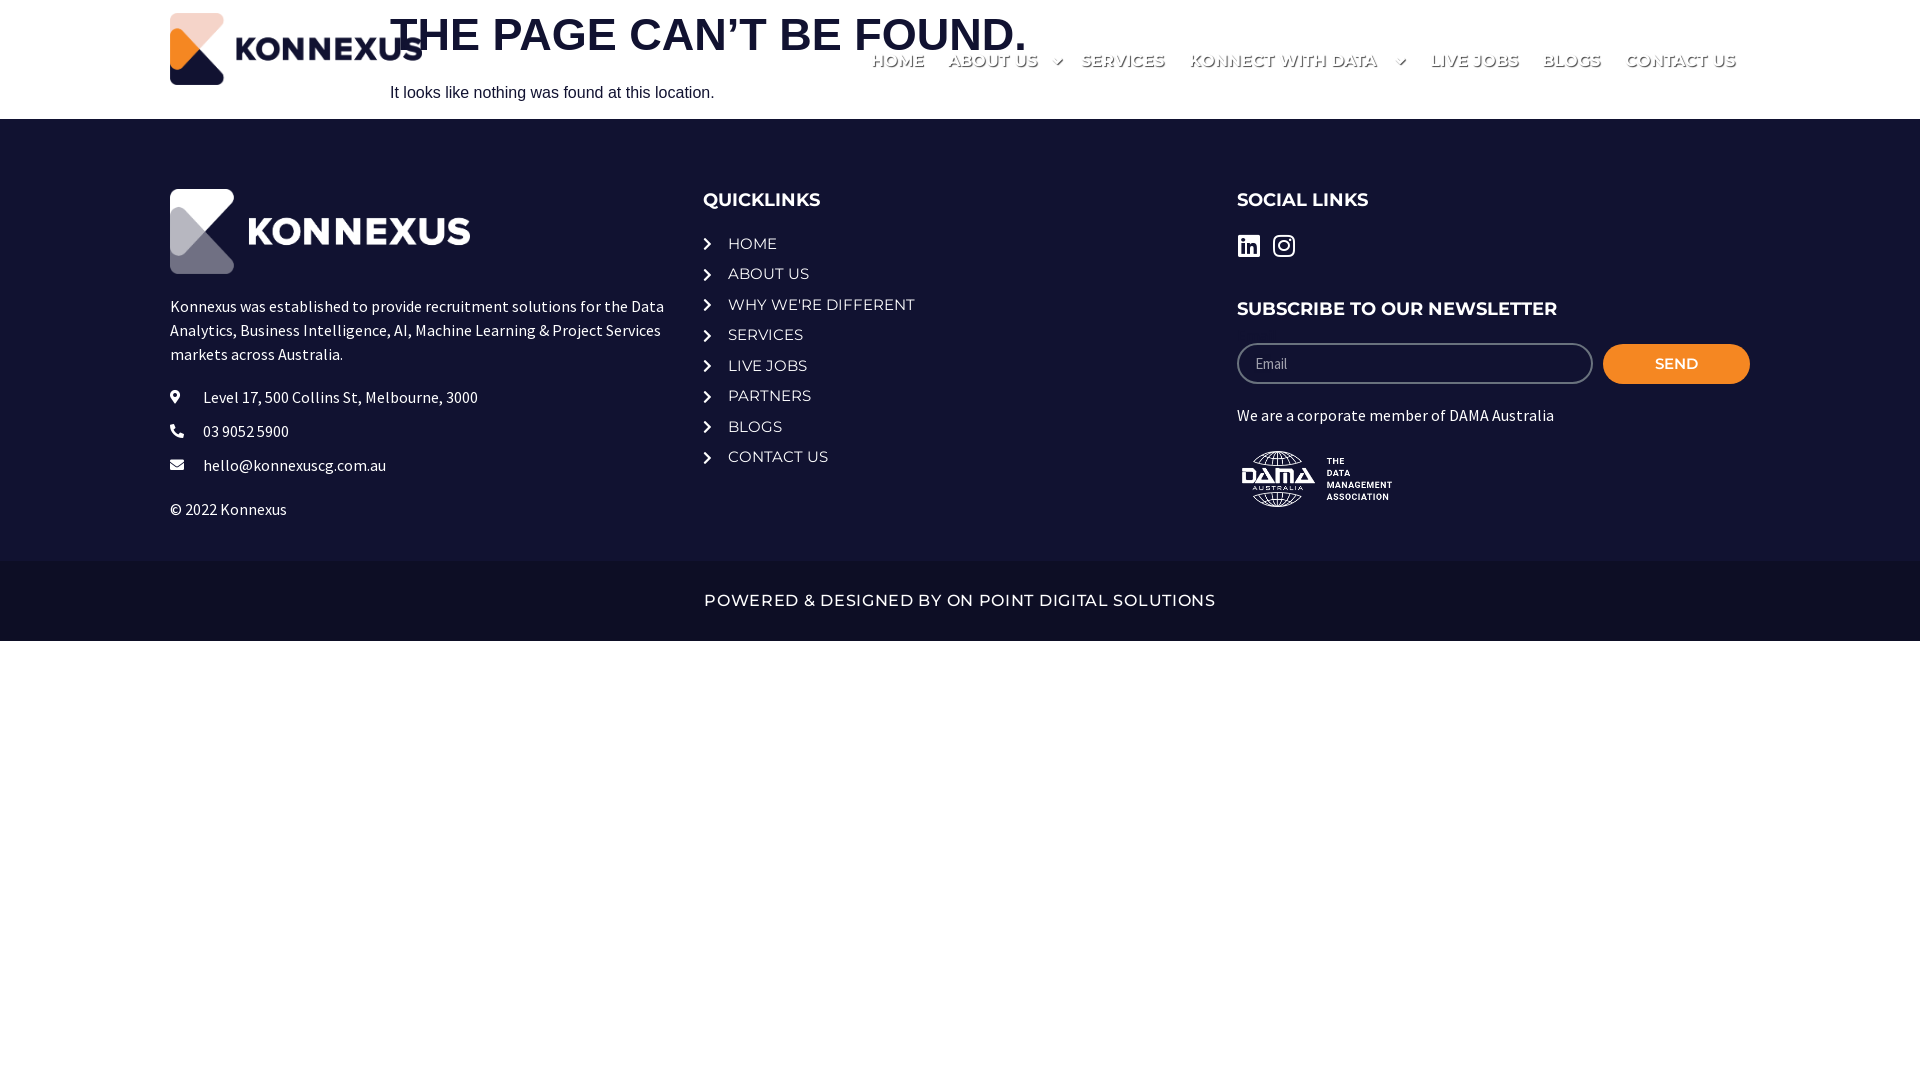  Describe the element at coordinates (702, 305) in the screenshot. I see `'WHY WE'RE DIFFERENT'` at that location.